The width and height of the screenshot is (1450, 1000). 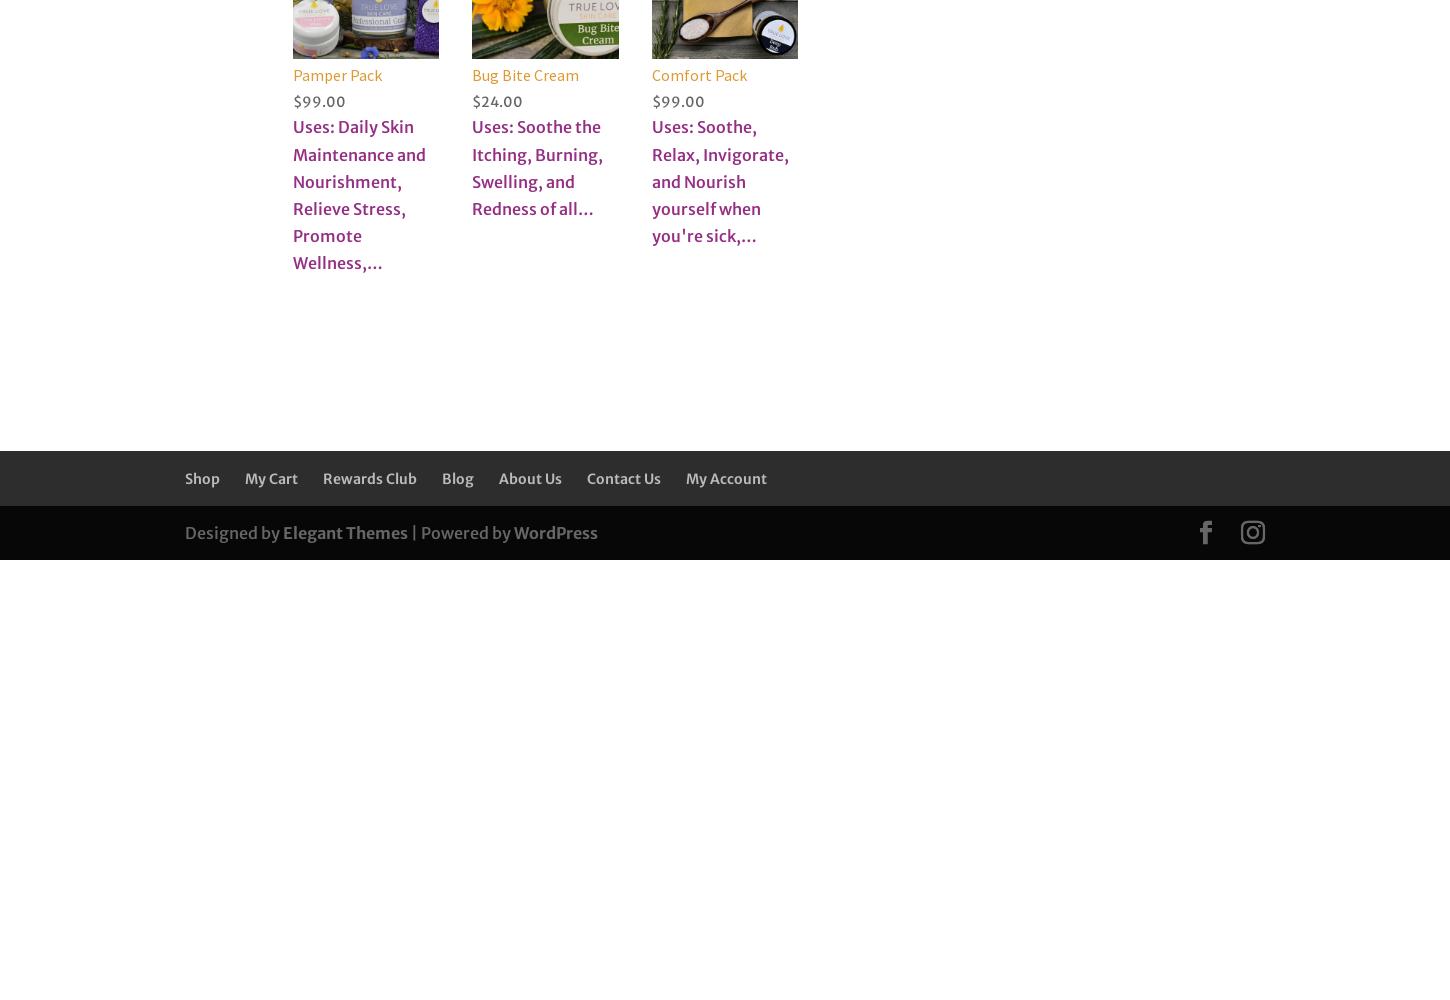 What do you see at coordinates (337, 73) in the screenshot?
I see `'Pamper Pack'` at bounding box center [337, 73].